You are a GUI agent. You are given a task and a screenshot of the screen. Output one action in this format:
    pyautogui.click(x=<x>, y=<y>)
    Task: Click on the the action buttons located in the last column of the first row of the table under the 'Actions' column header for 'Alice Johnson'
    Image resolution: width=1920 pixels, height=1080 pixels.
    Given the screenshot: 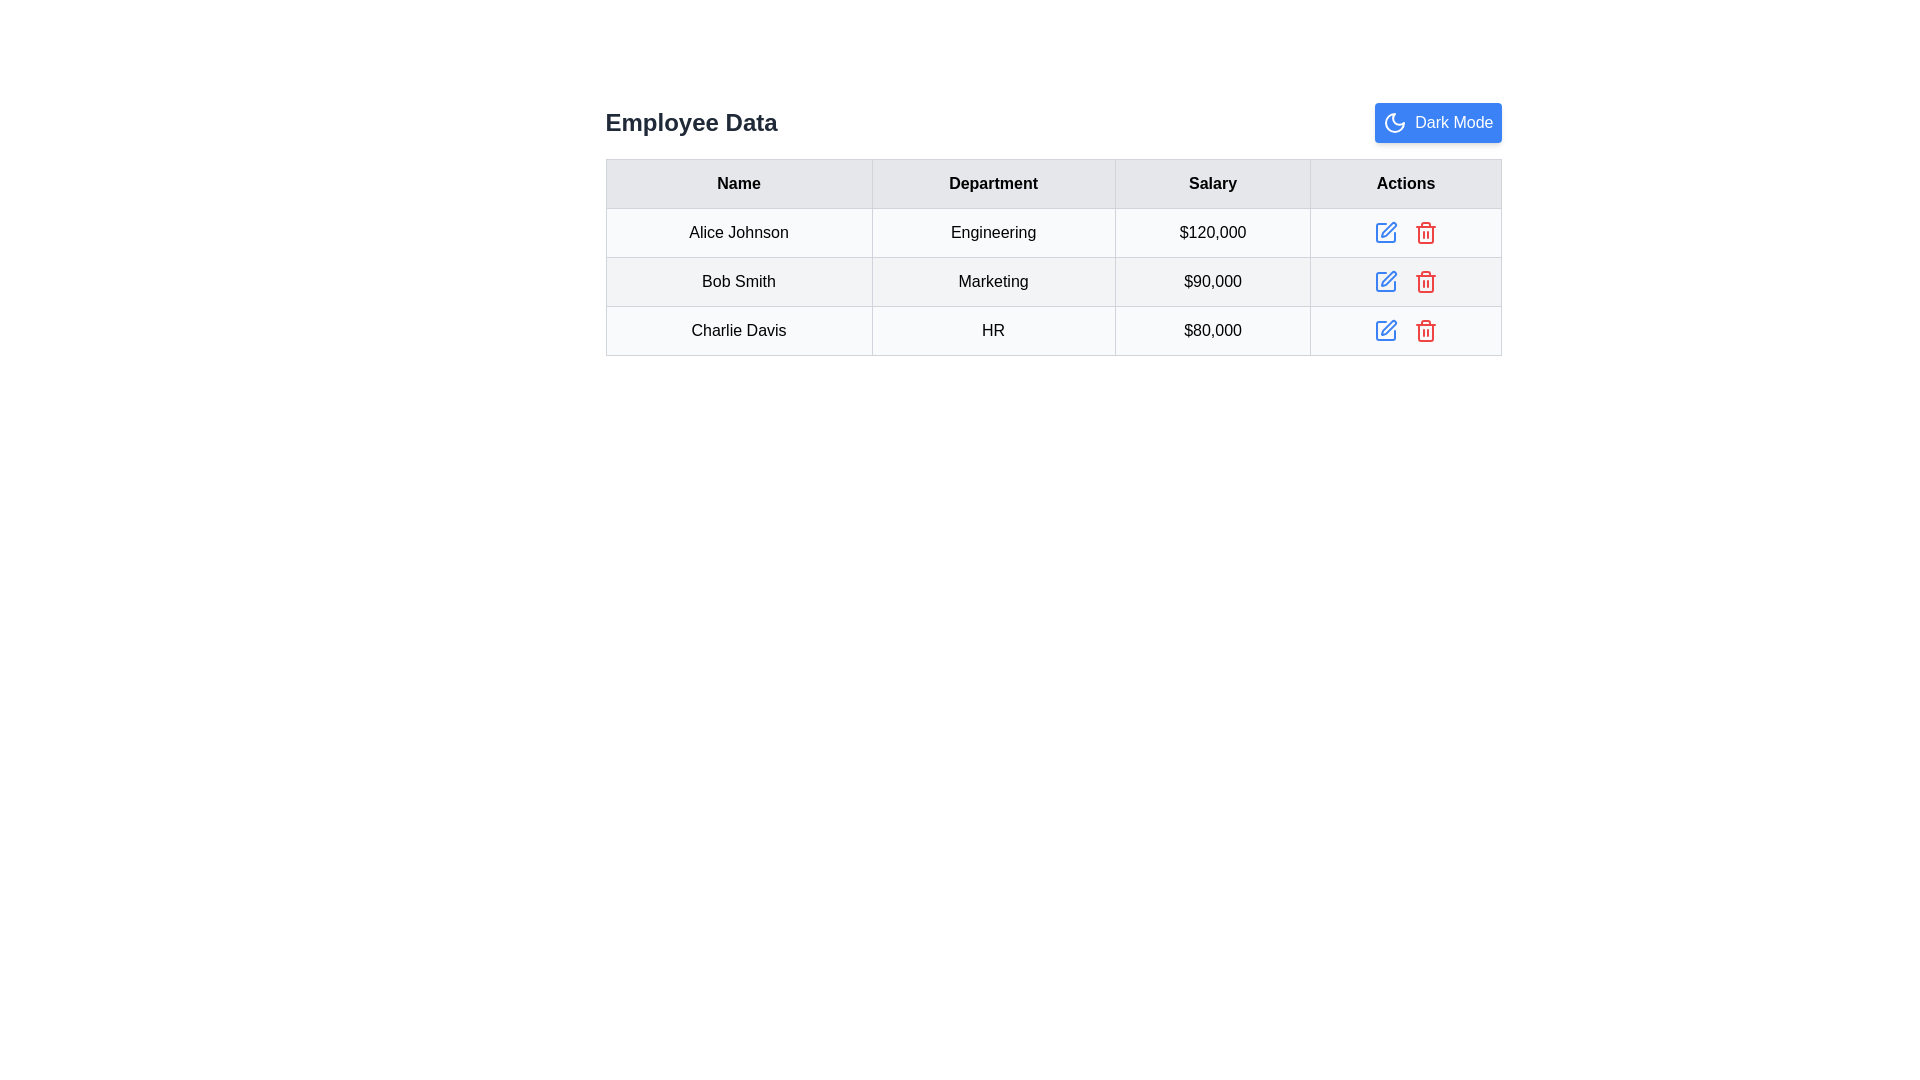 What is the action you would take?
    pyautogui.click(x=1405, y=231)
    